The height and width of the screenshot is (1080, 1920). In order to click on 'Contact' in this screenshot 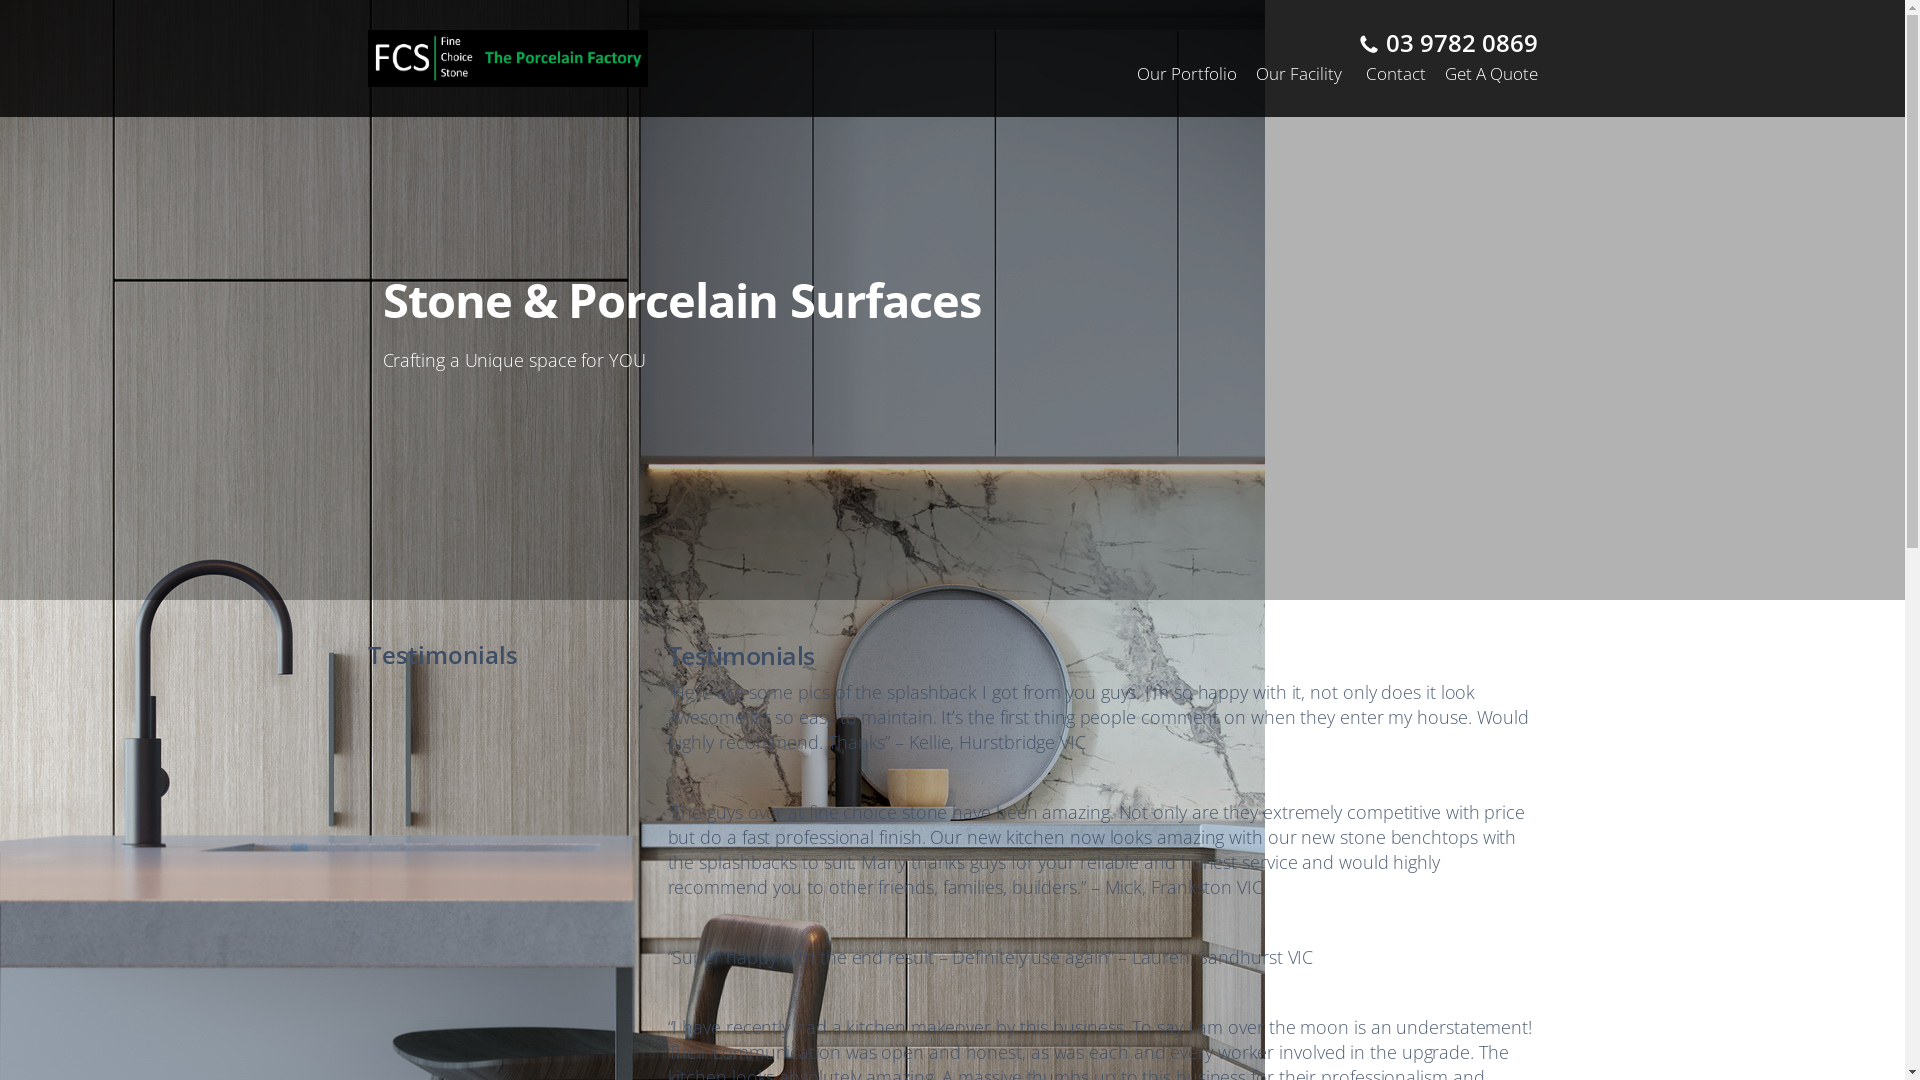, I will do `click(1395, 72)`.